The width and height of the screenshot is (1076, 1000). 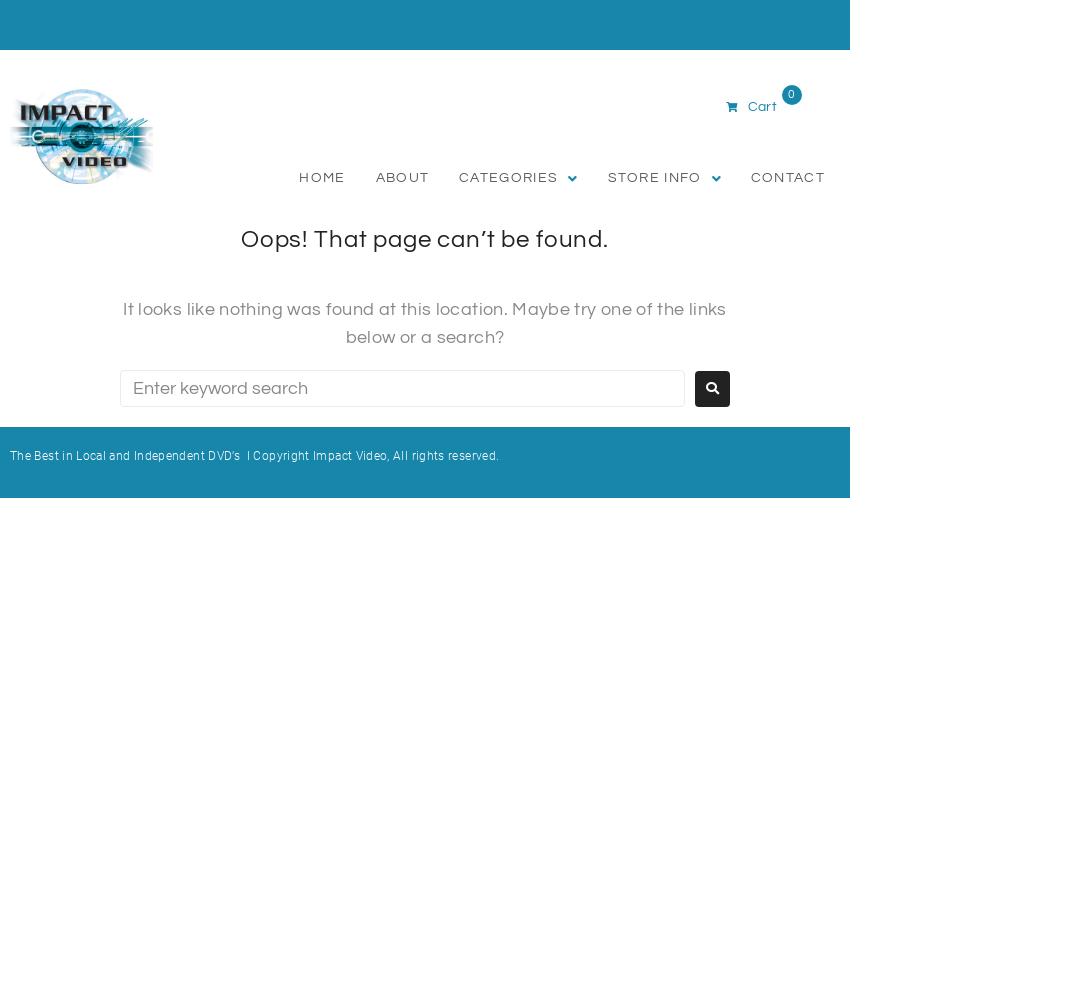 What do you see at coordinates (819, 105) in the screenshot?
I see `'R0,00'` at bounding box center [819, 105].